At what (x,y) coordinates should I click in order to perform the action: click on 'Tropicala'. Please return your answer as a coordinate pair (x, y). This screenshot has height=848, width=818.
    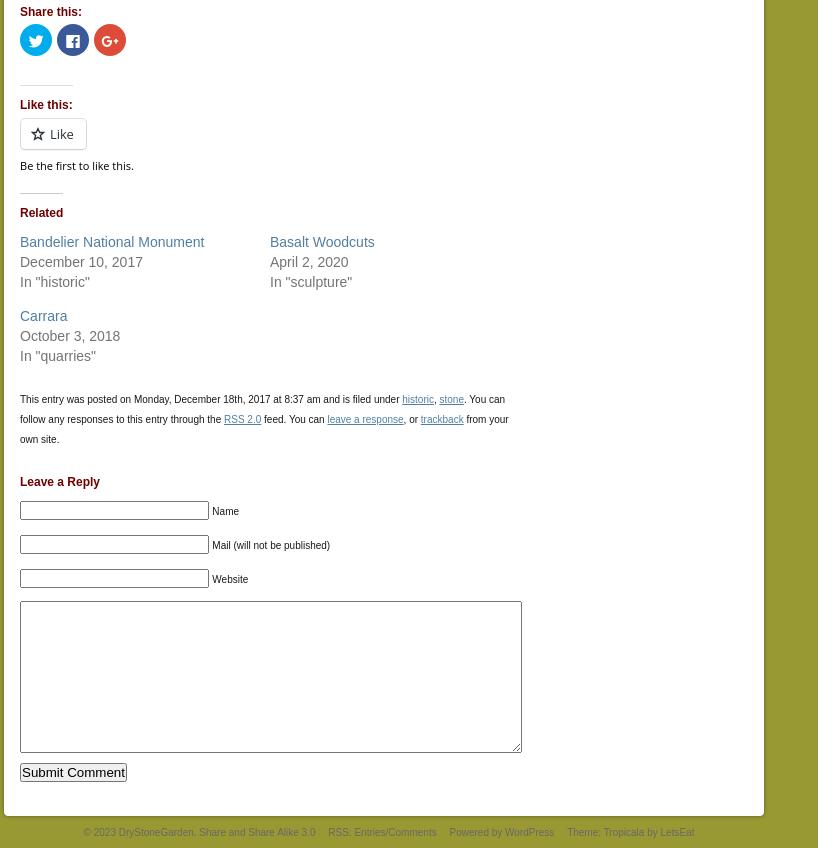
    Looking at the image, I should click on (602, 831).